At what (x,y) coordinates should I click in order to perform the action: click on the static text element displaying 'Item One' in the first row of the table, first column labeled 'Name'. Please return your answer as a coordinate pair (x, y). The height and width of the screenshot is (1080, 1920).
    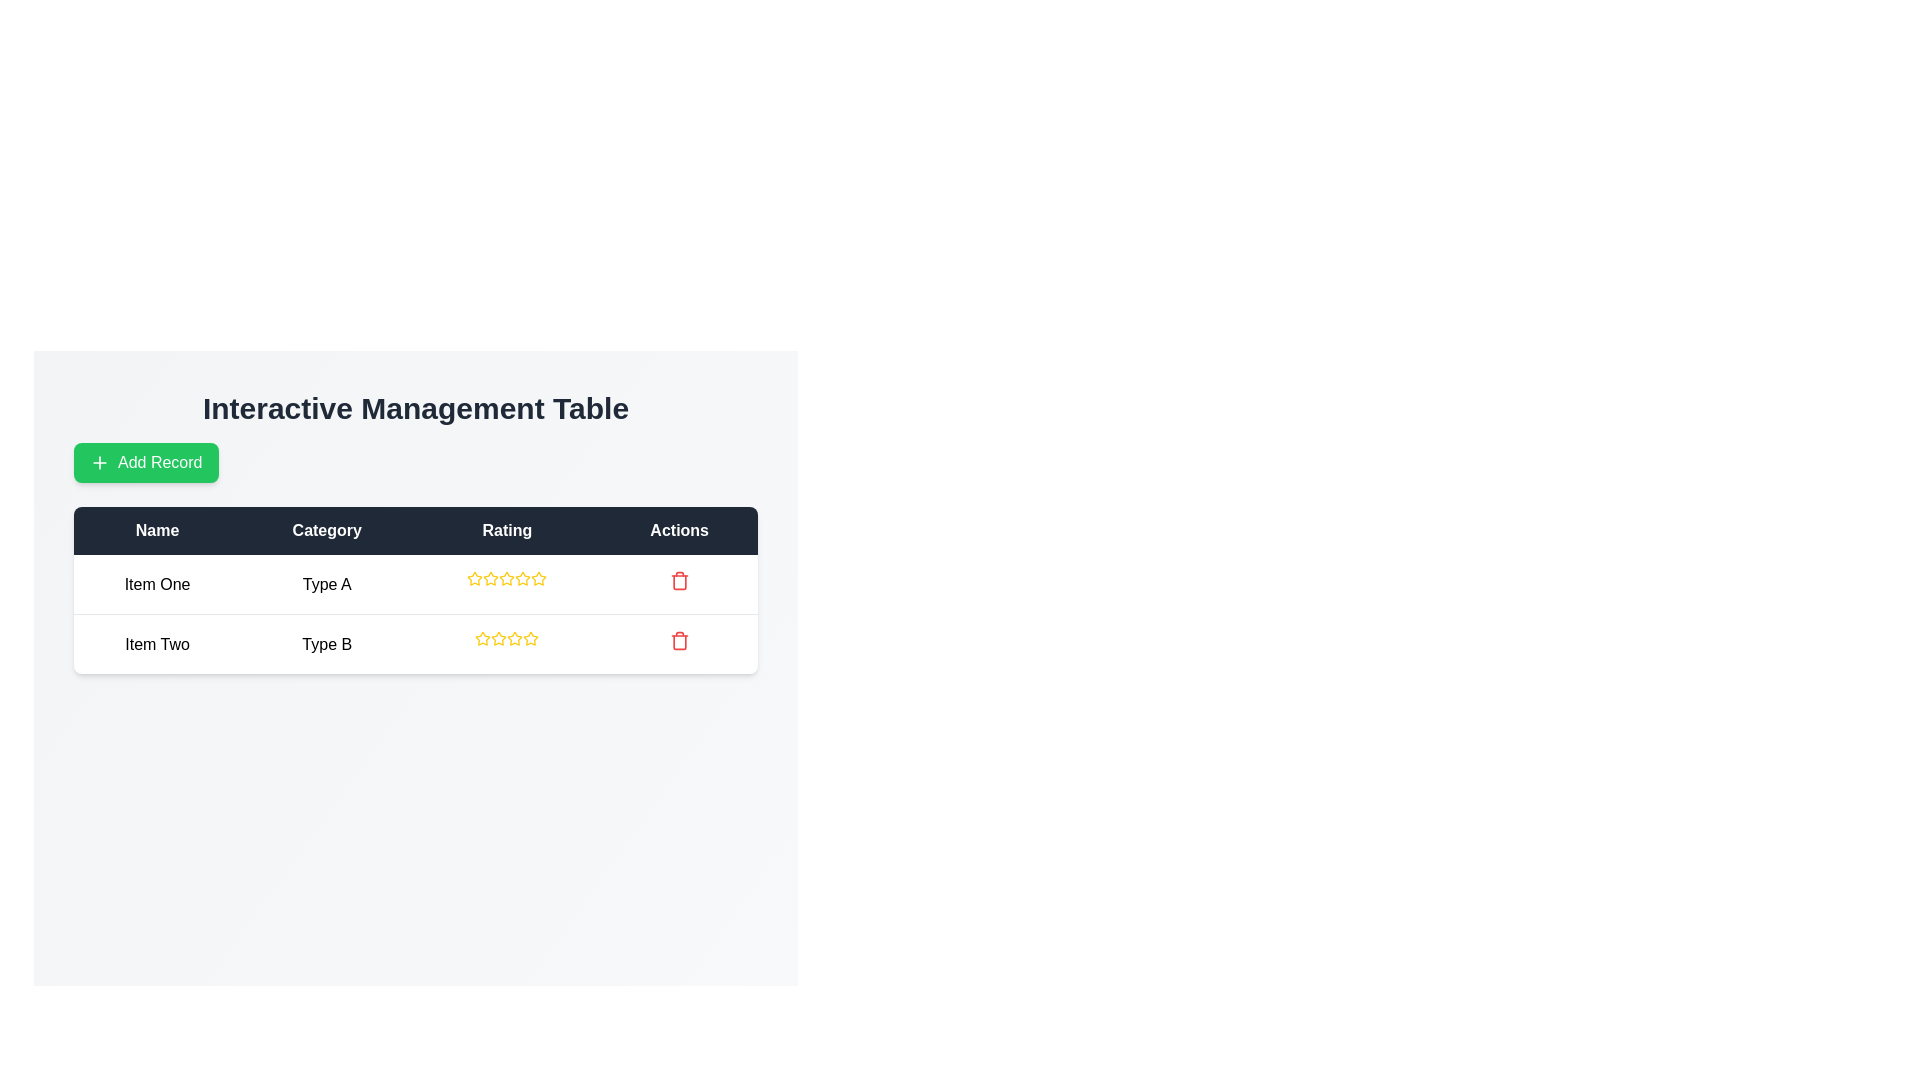
    Looking at the image, I should click on (156, 584).